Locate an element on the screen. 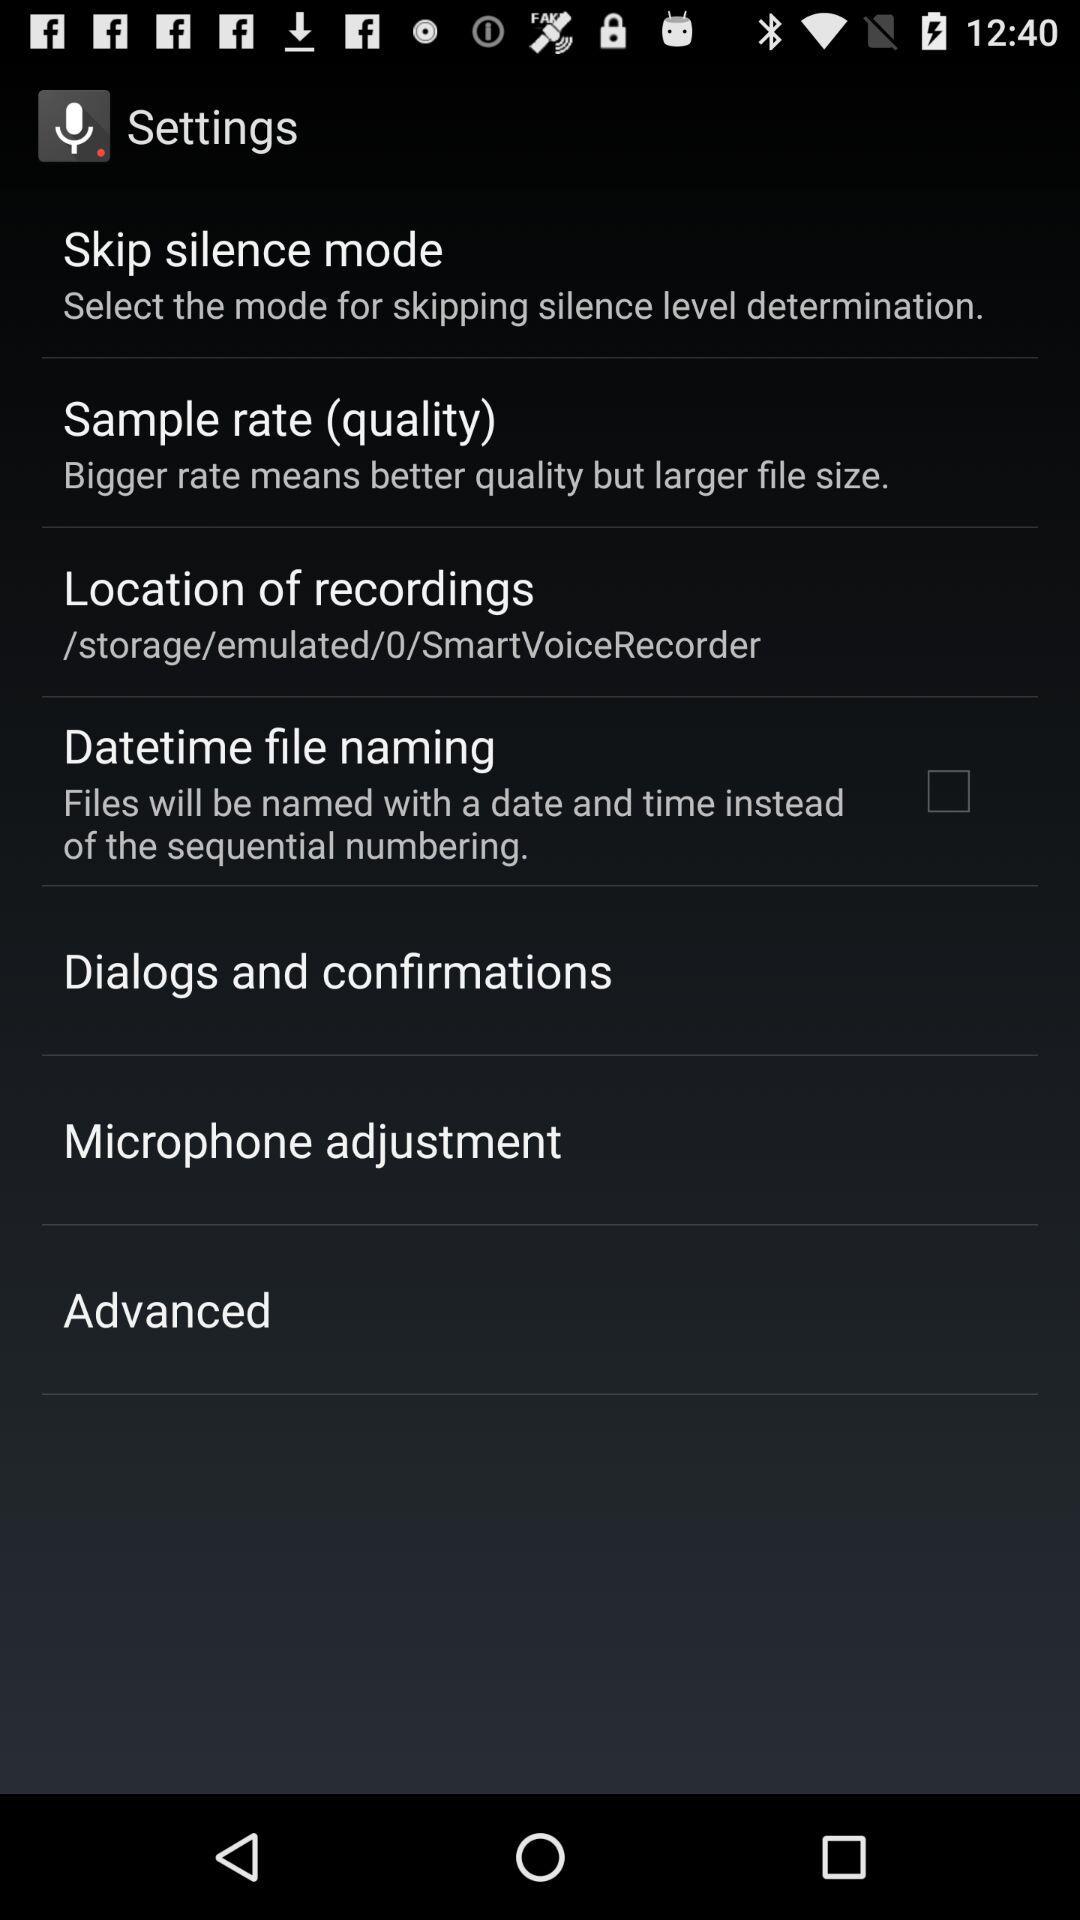 This screenshot has width=1080, height=1920. item to the right of files will be icon is located at coordinates (947, 790).